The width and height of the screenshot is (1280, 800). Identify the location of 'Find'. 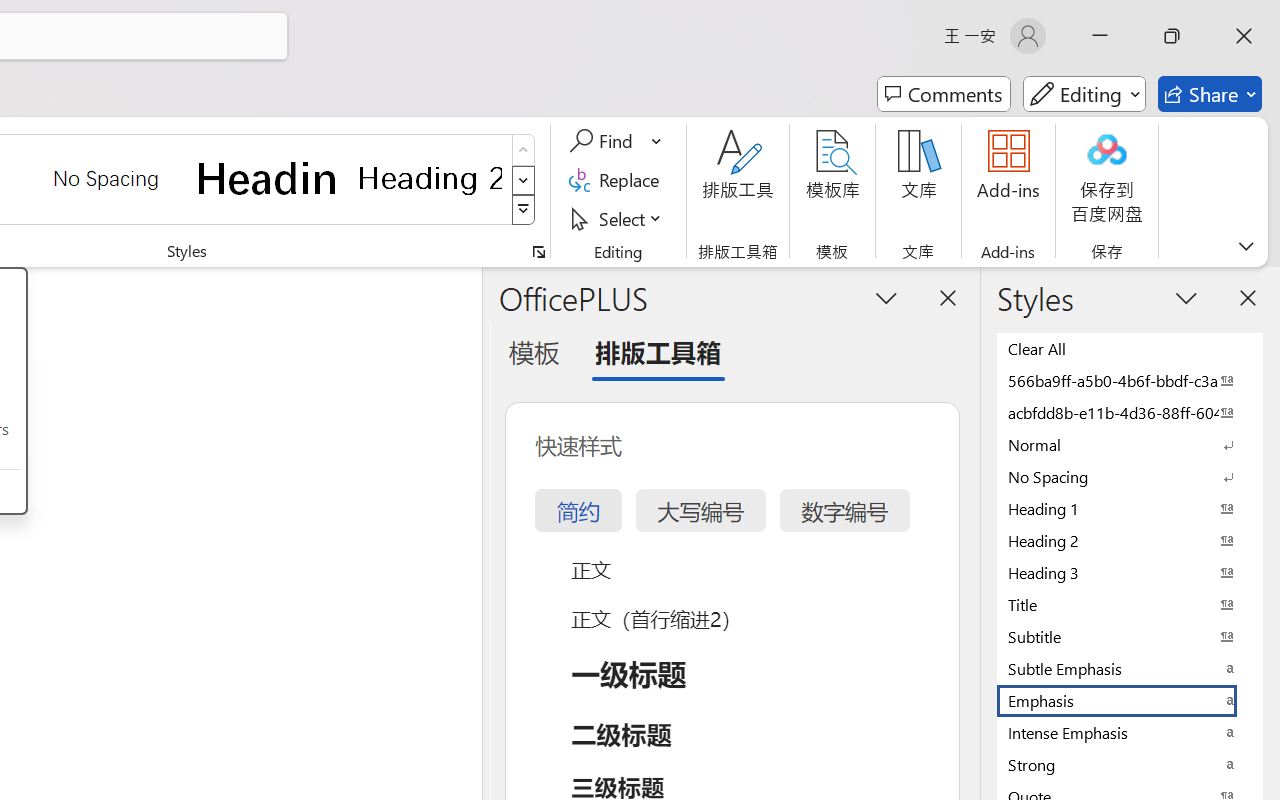
(615, 141).